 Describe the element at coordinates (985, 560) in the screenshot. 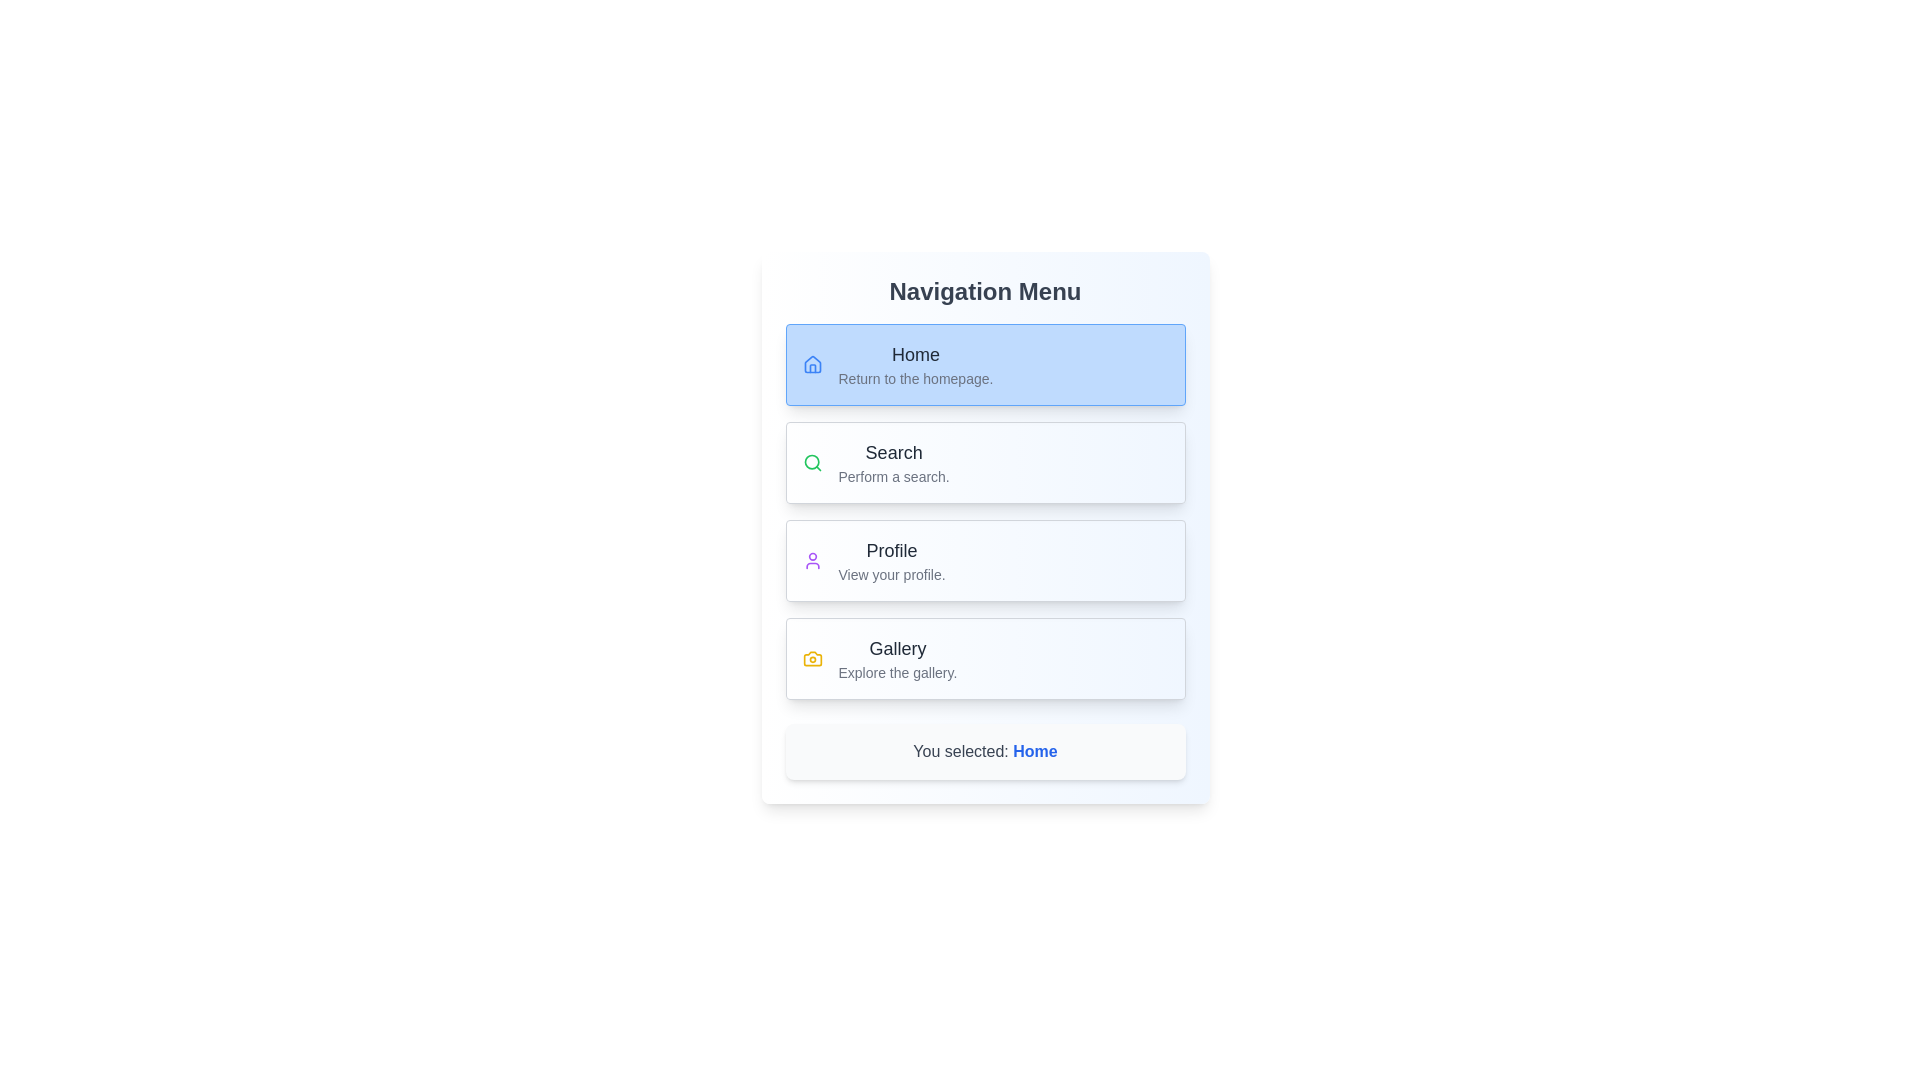

I see `the menu item corresponding to Profile to change the active tab` at that location.